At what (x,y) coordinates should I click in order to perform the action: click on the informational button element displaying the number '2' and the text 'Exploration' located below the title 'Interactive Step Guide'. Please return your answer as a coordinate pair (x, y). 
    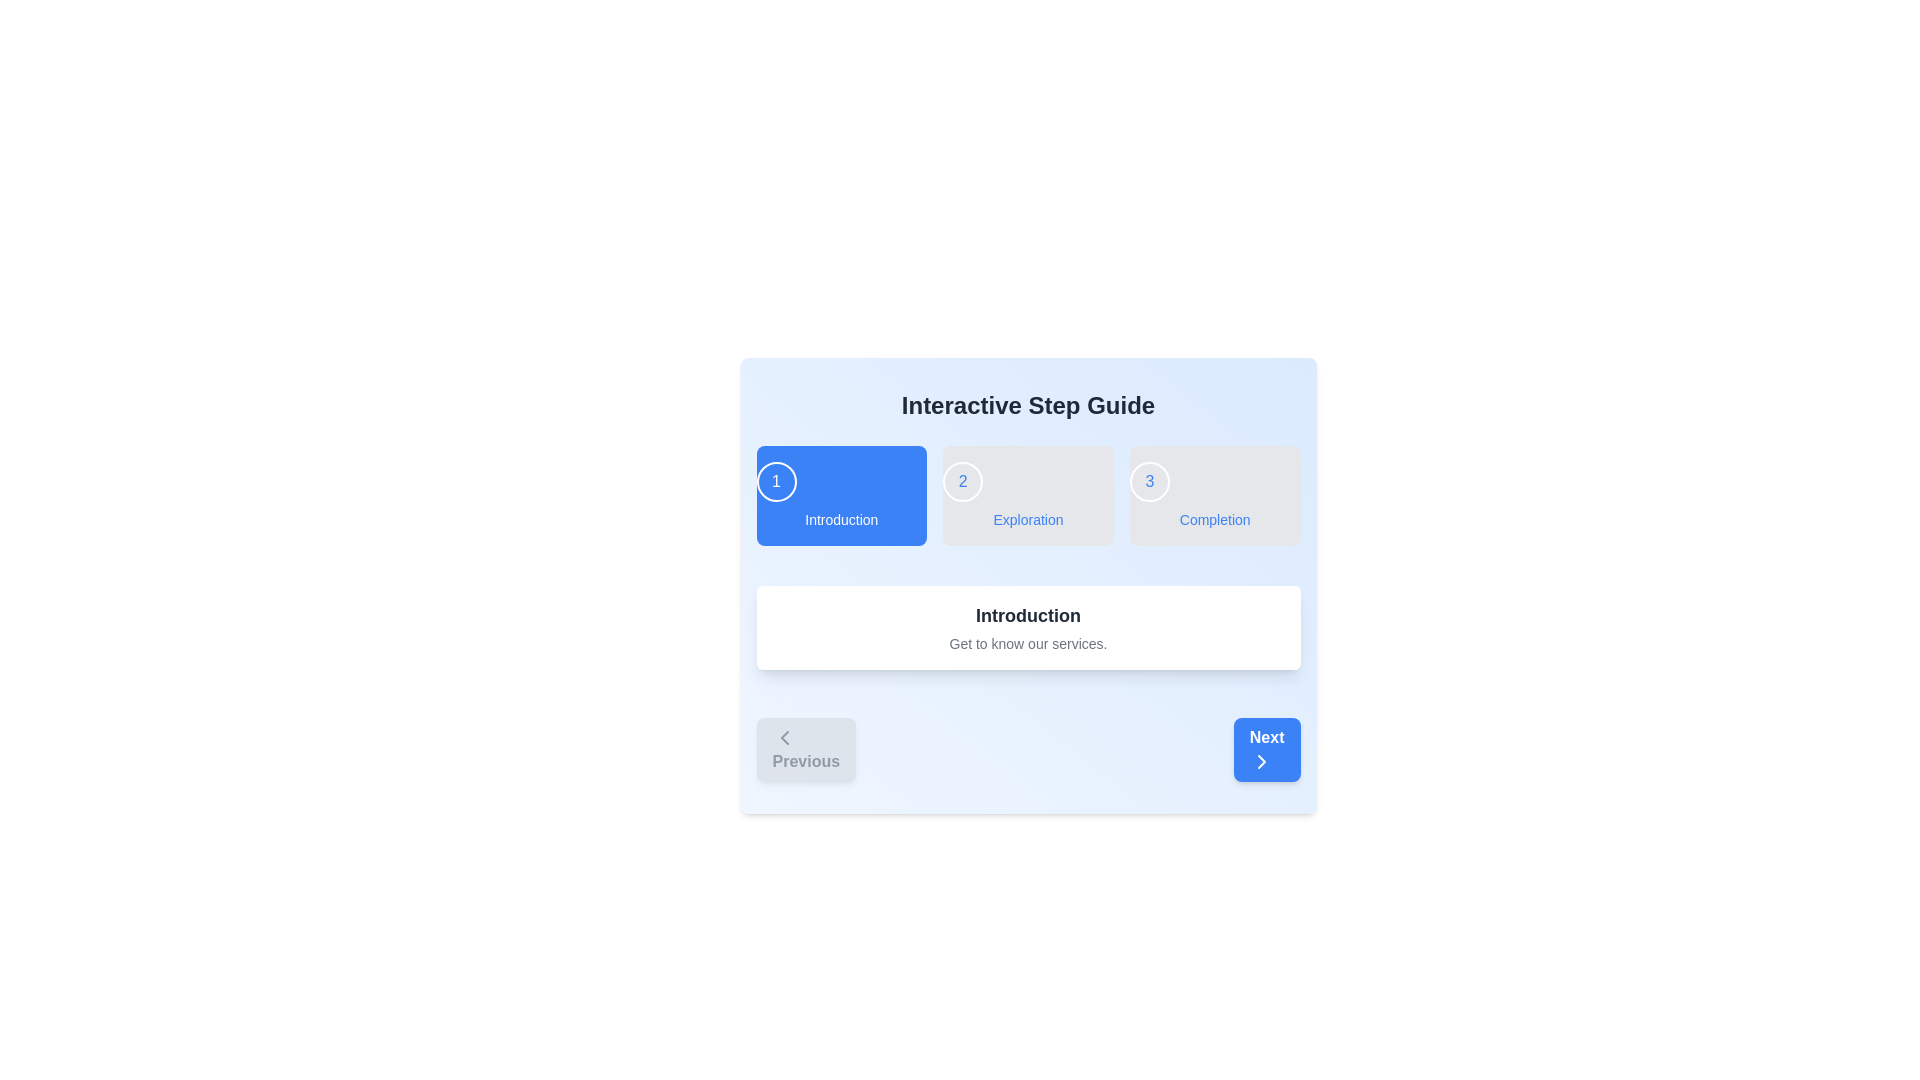
    Looking at the image, I should click on (1028, 495).